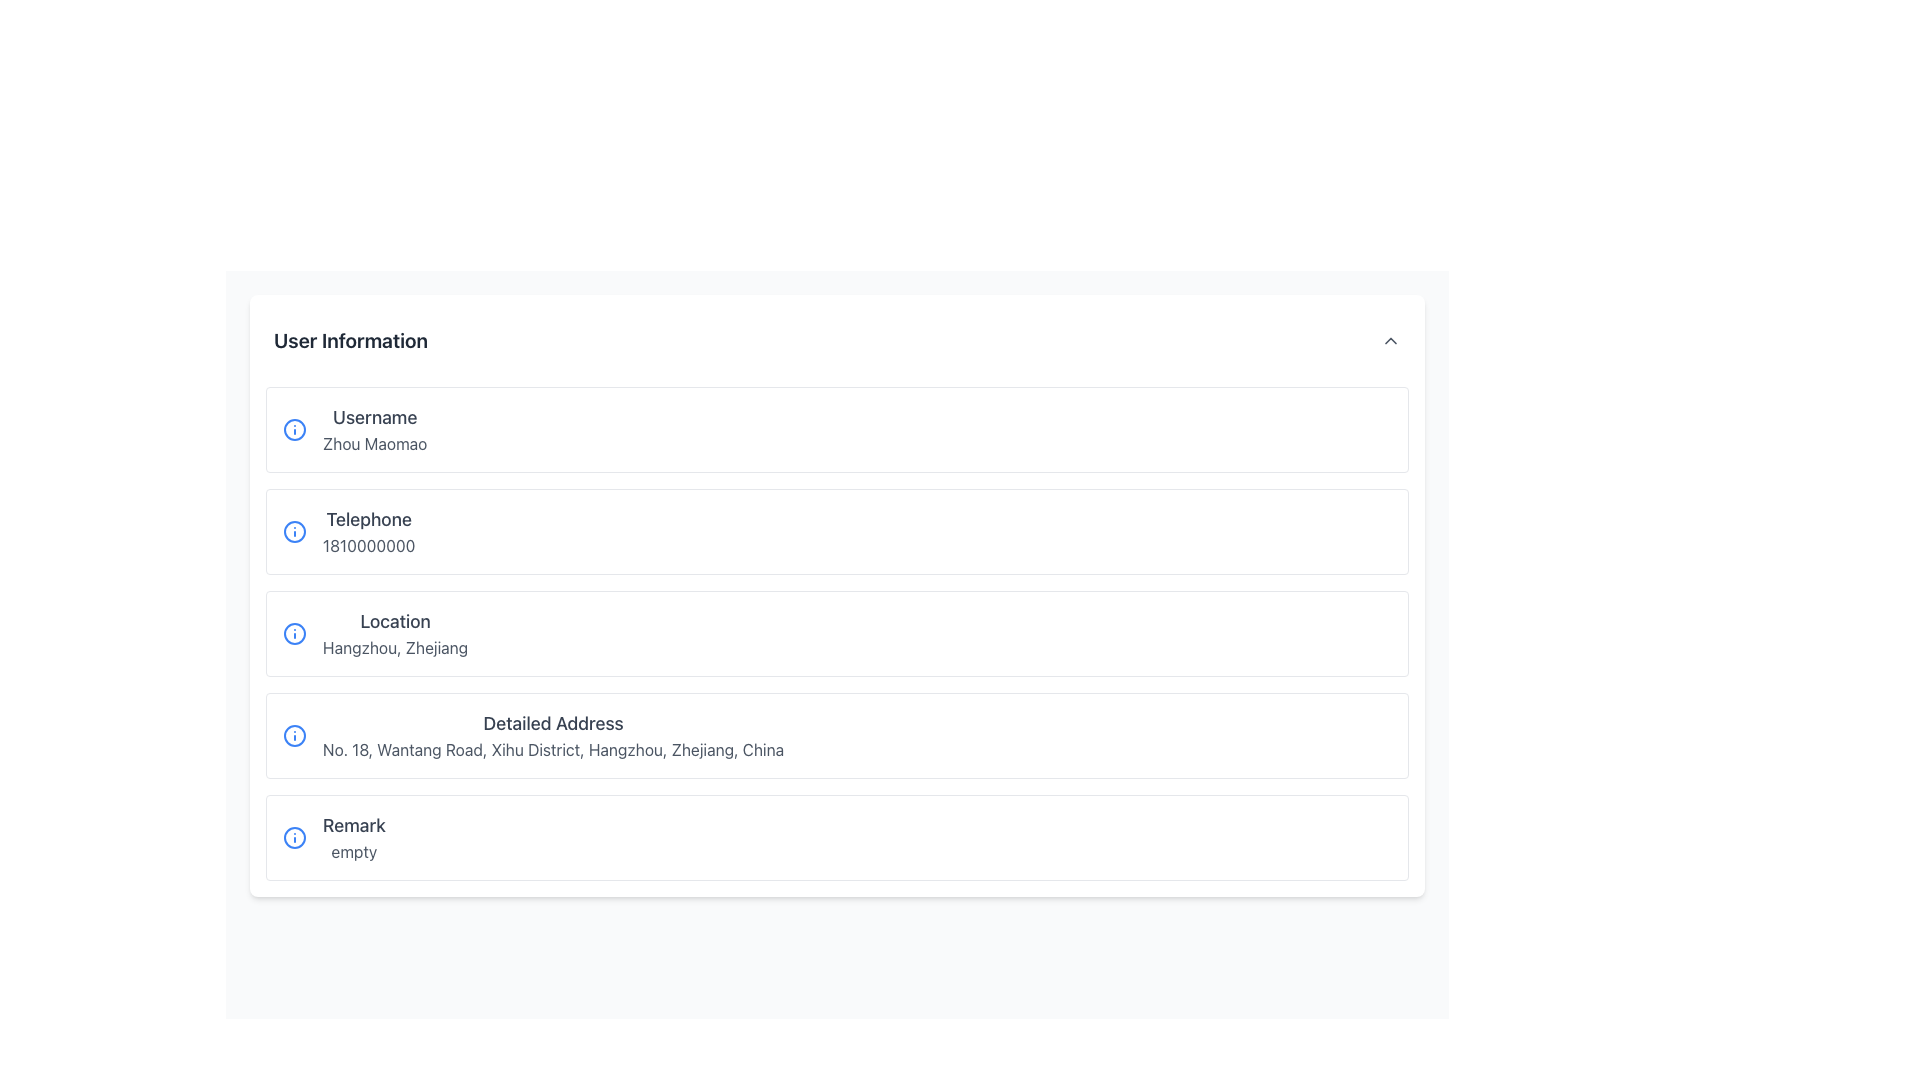  What do you see at coordinates (293, 531) in the screenshot?
I see `the informational icon located to the left of the 'Telephone' section, above the phone number '1810000000'` at bounding box center [293, 531].